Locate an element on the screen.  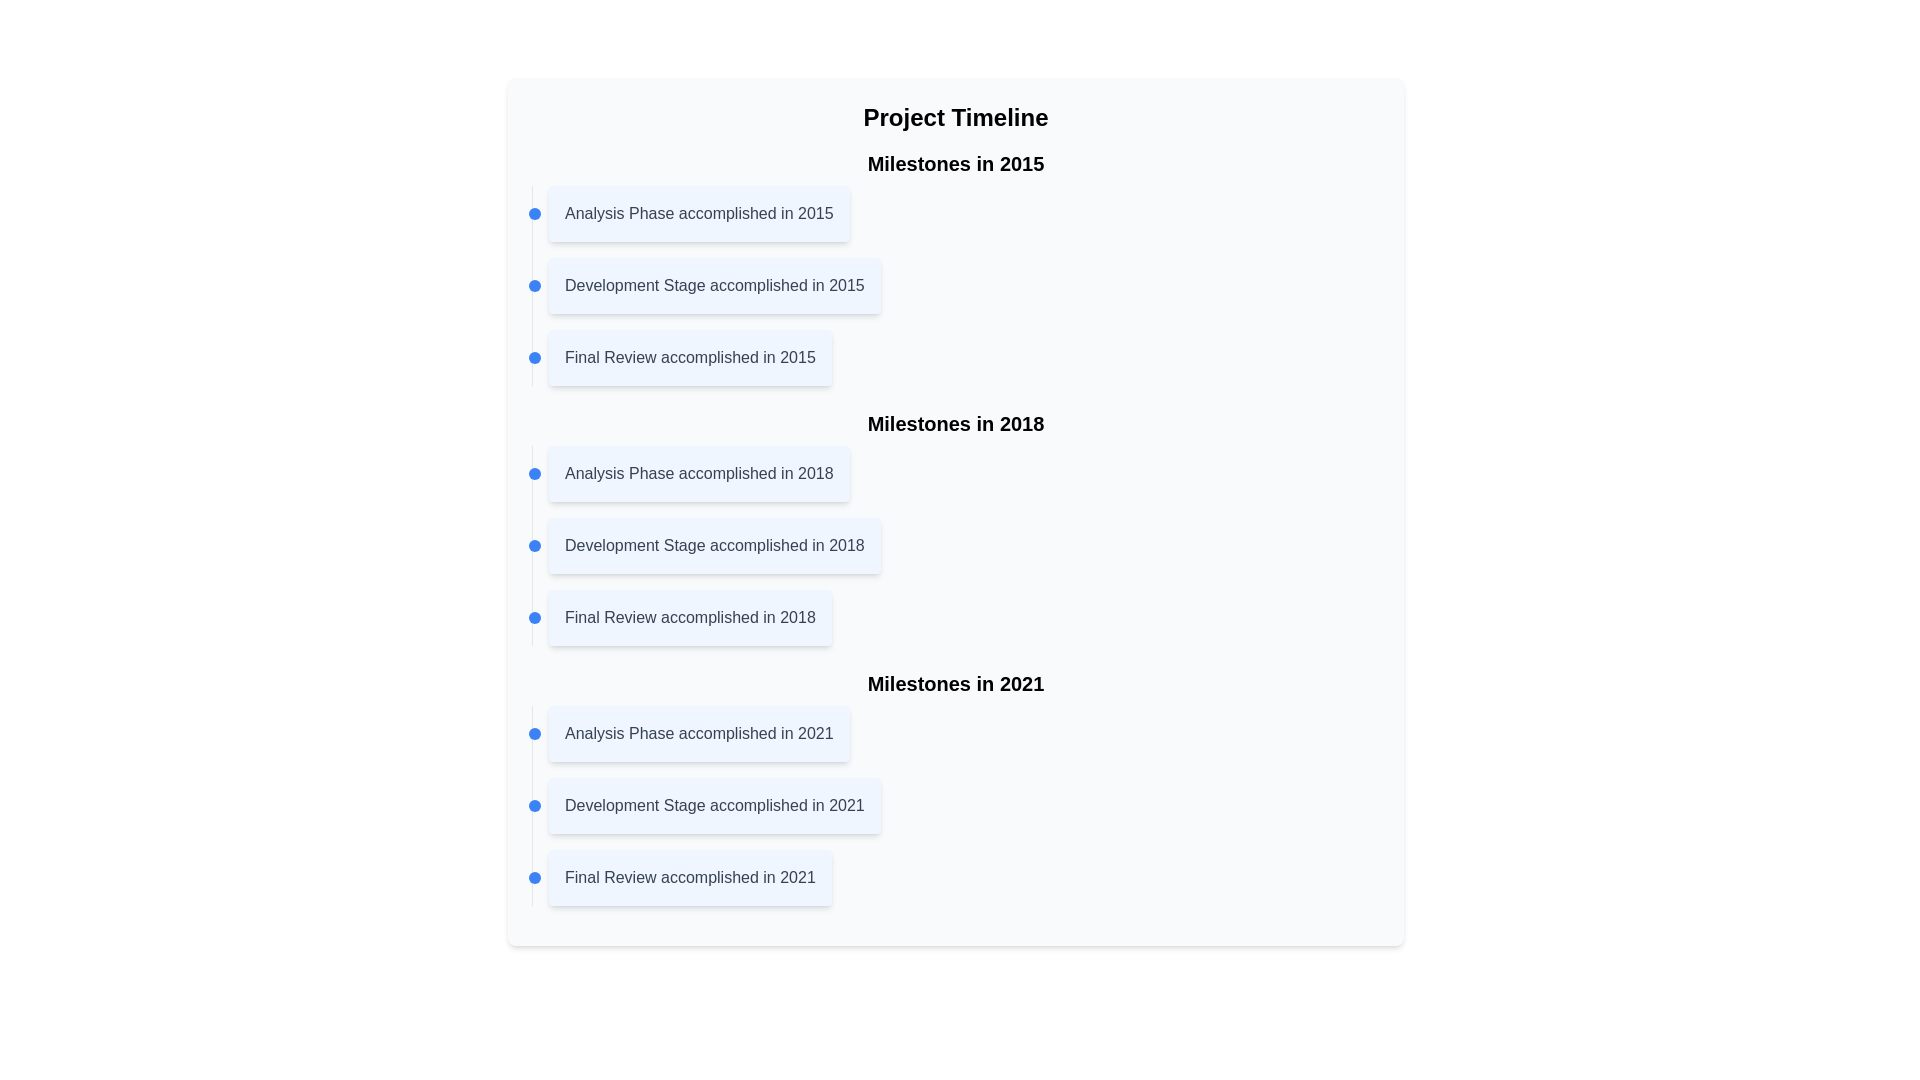
the text box displaying 'Development Stage accomplished in 2018', which is the second item in the 'Milestones in 2018' section of the 'Project Timeline' is located at coordinates (714, 546).